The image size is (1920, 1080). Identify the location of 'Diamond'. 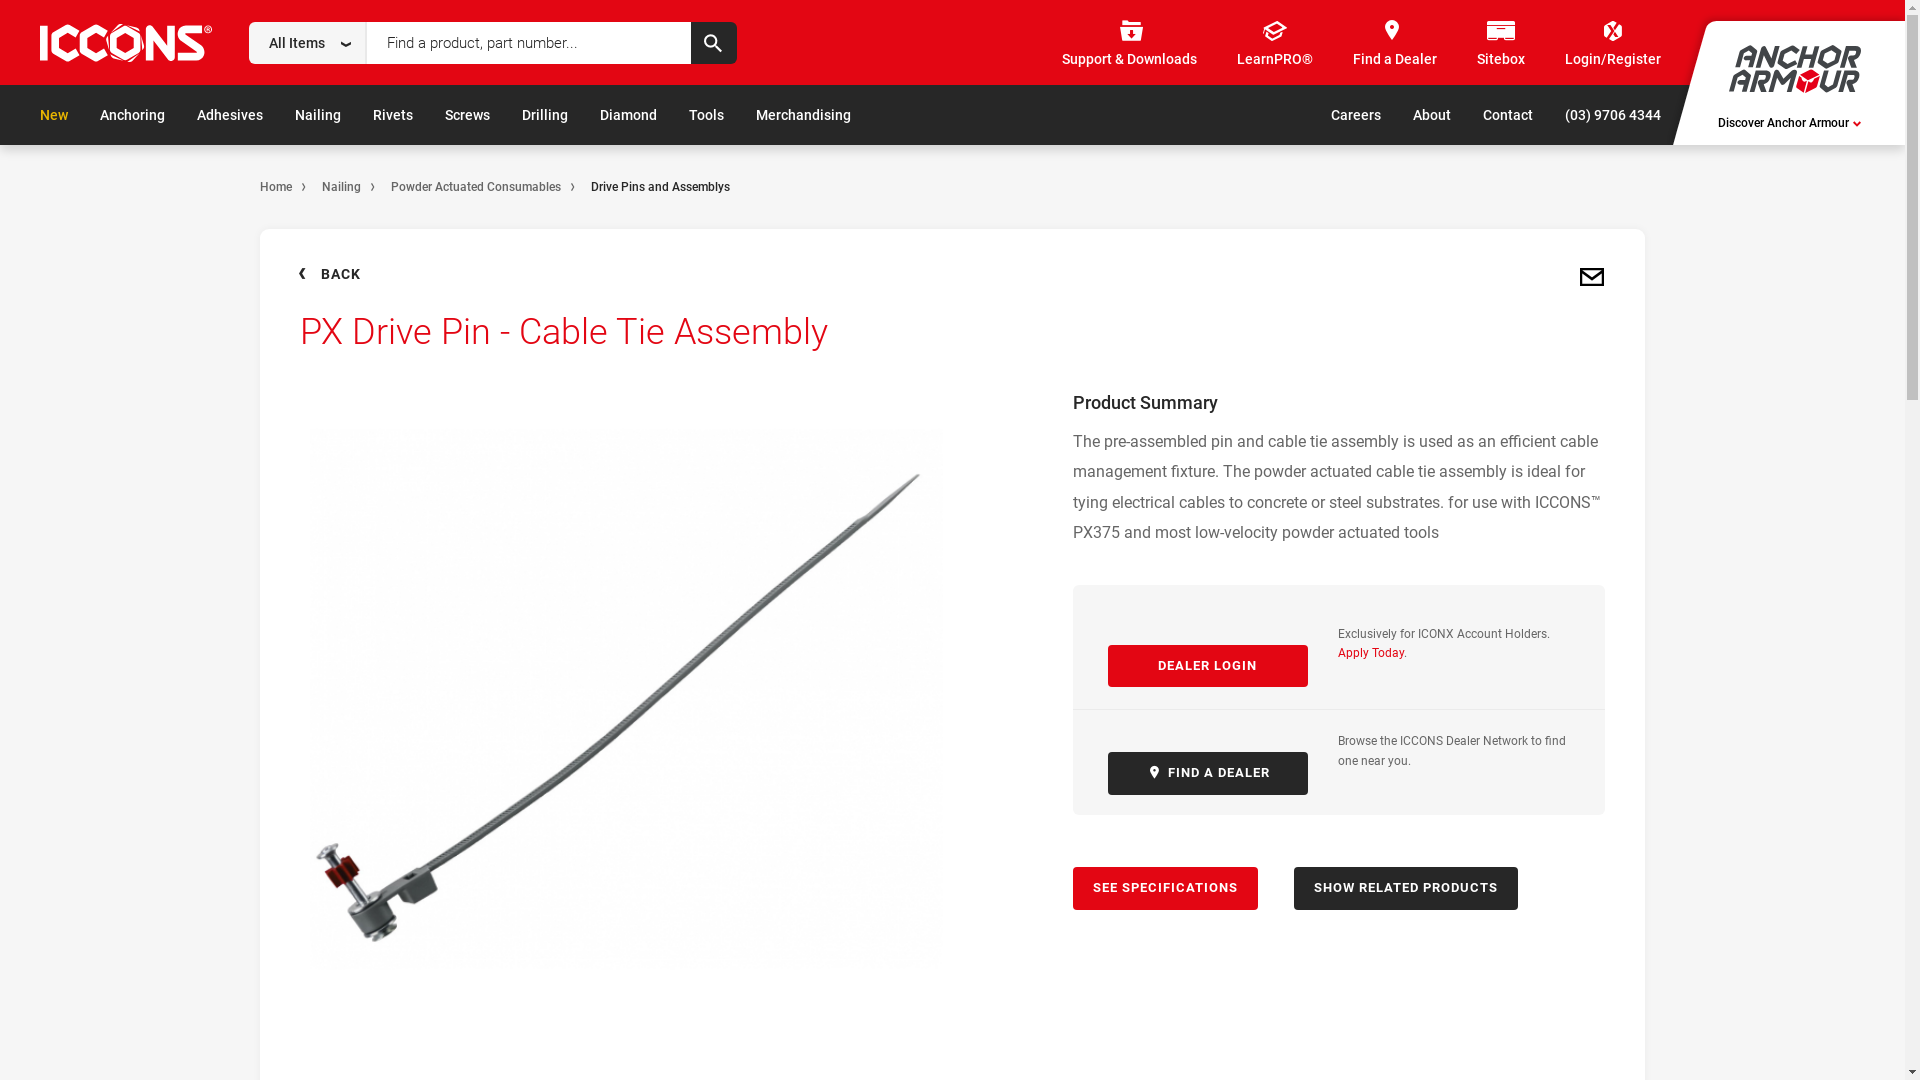
(627, 115).